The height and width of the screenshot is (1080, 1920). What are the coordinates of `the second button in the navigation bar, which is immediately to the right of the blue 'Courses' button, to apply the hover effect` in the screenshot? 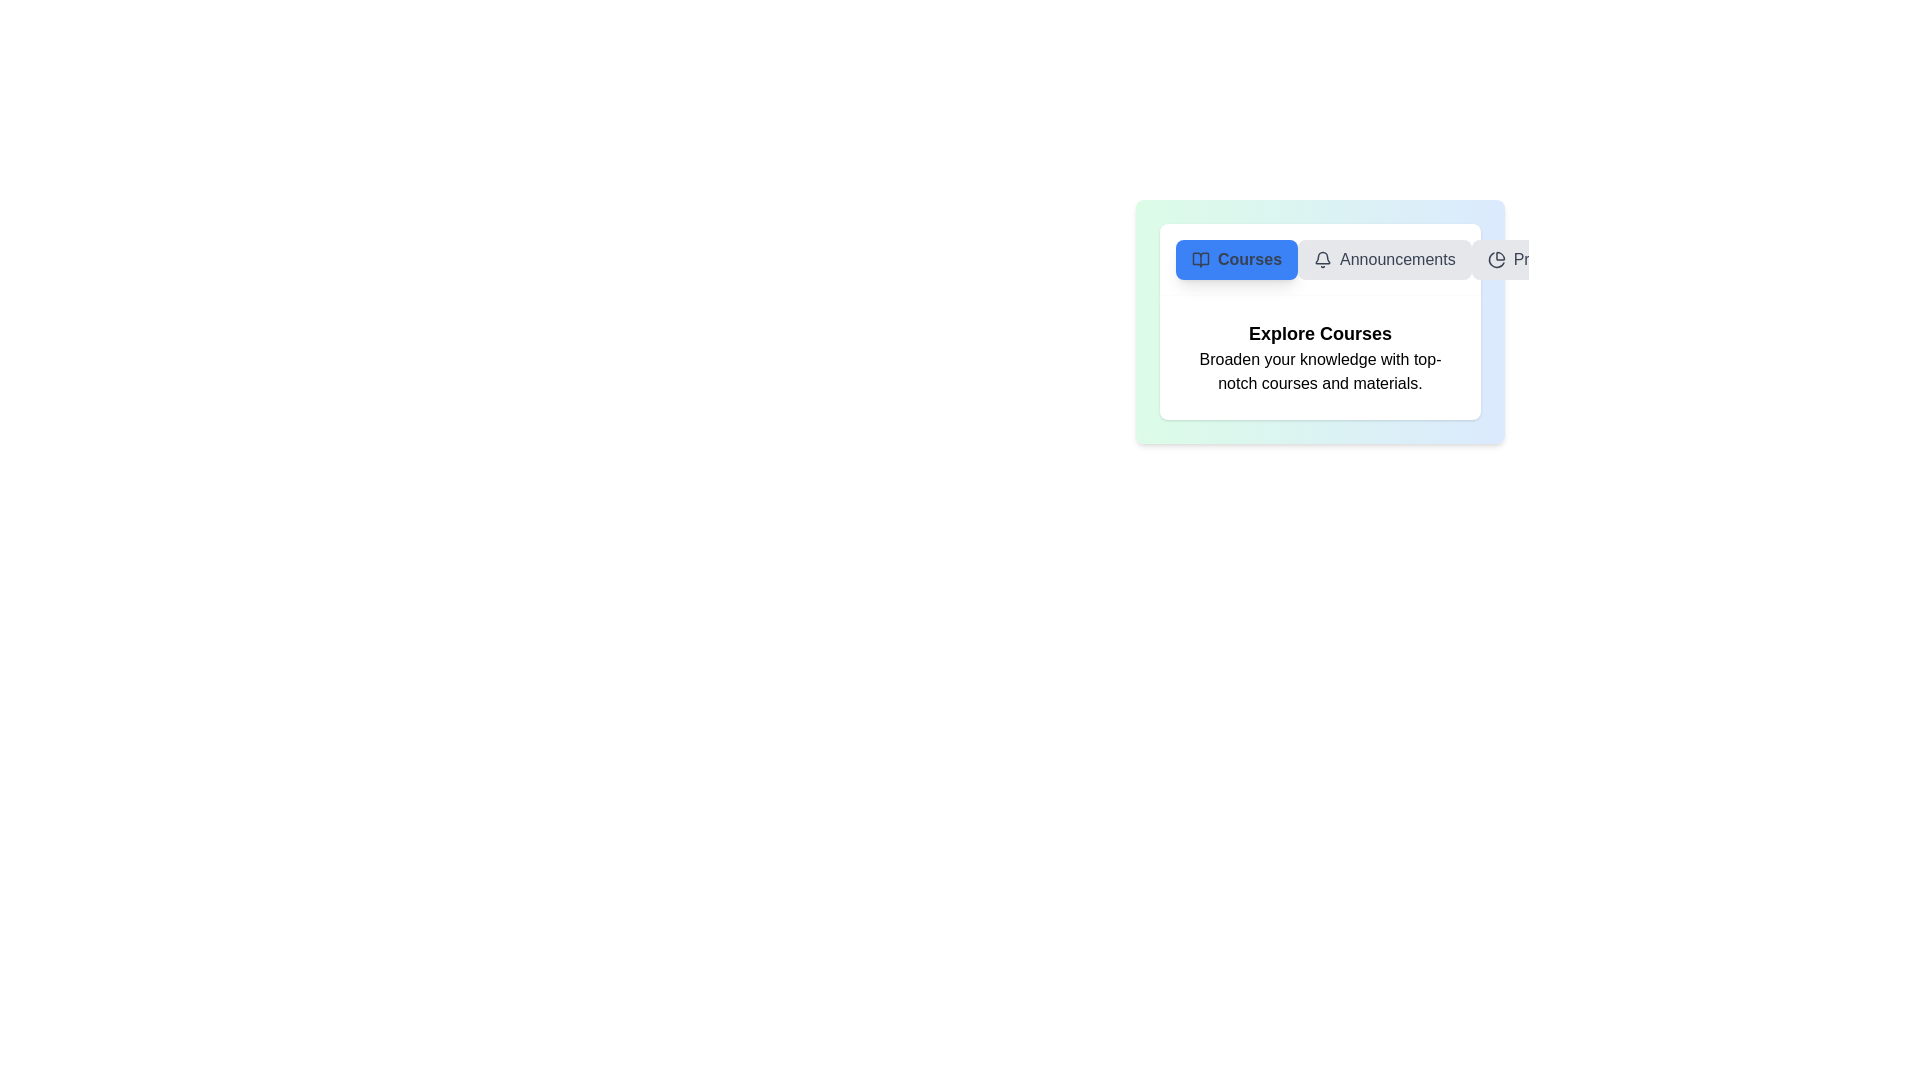 It's located at (1383, 258).